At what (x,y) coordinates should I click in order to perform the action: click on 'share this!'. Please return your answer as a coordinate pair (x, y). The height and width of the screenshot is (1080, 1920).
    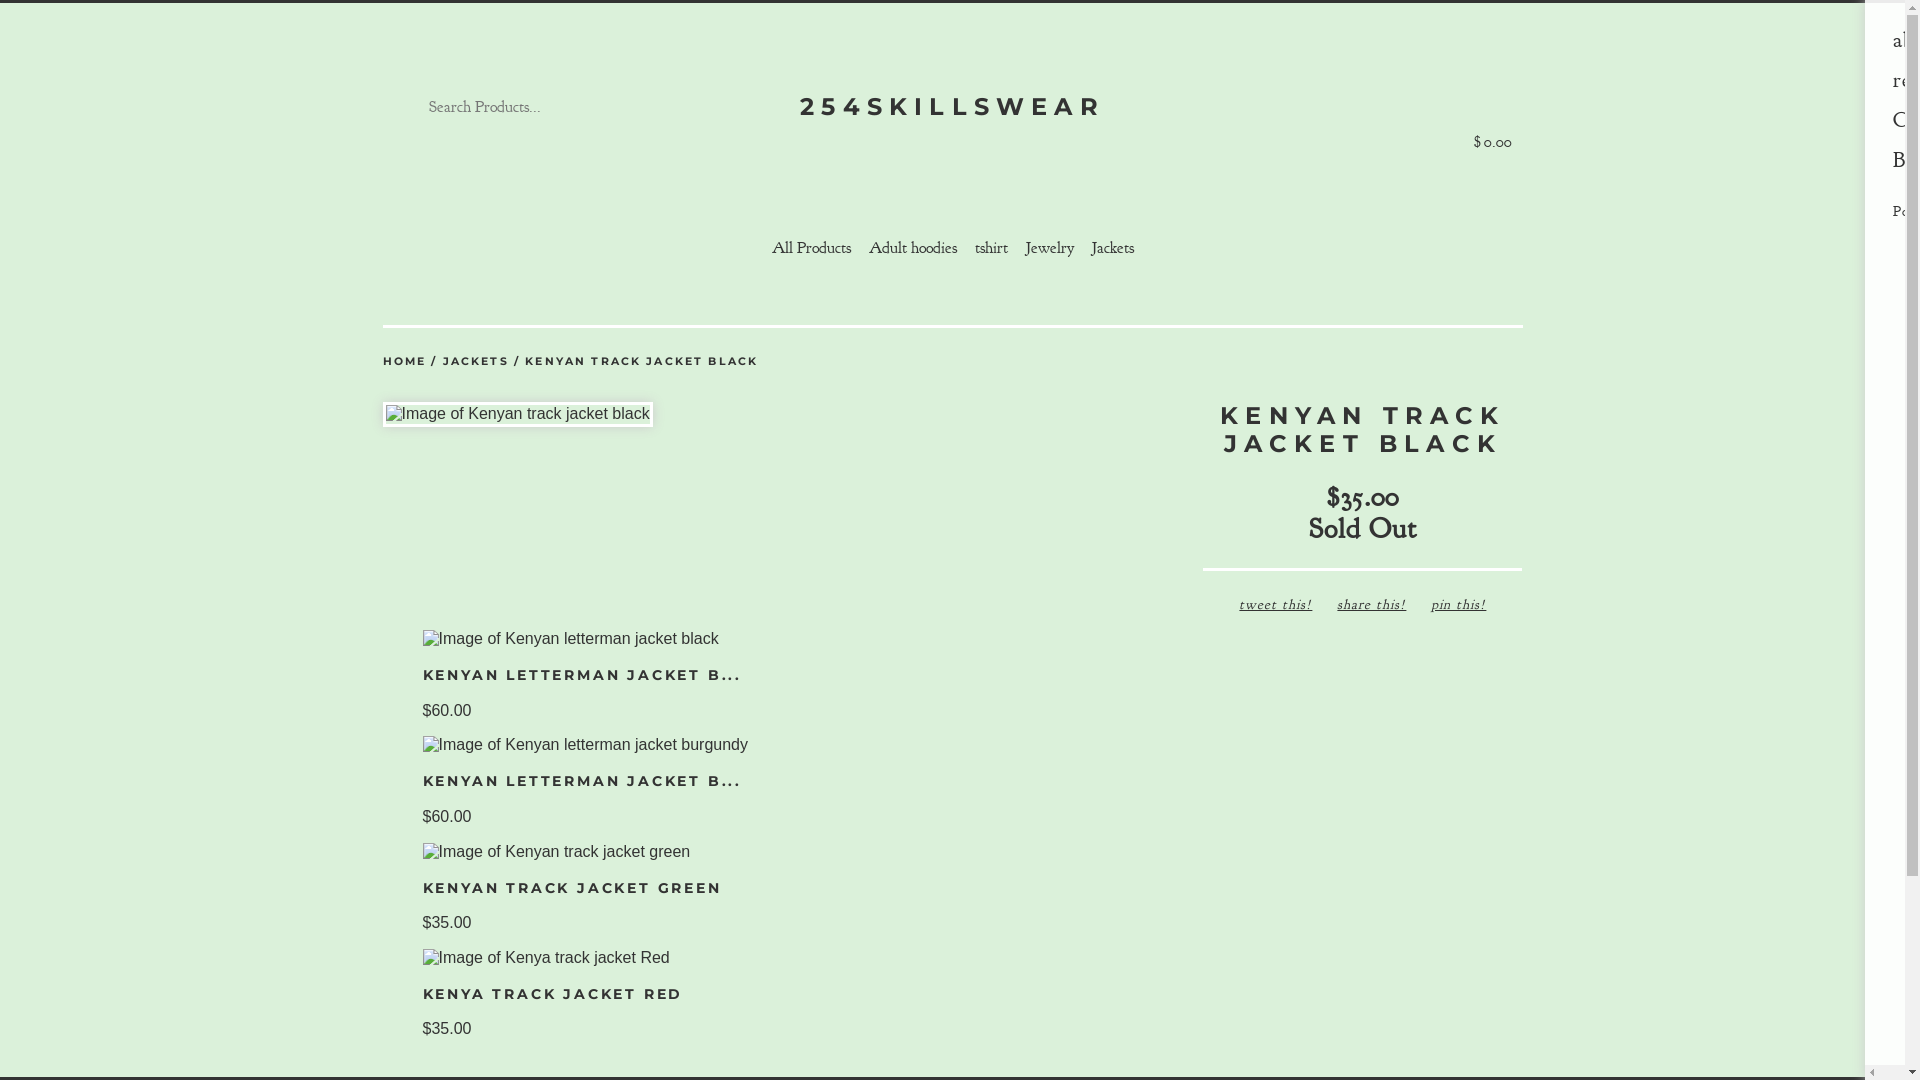
    Looking at the image, I should click on (1370, 603).